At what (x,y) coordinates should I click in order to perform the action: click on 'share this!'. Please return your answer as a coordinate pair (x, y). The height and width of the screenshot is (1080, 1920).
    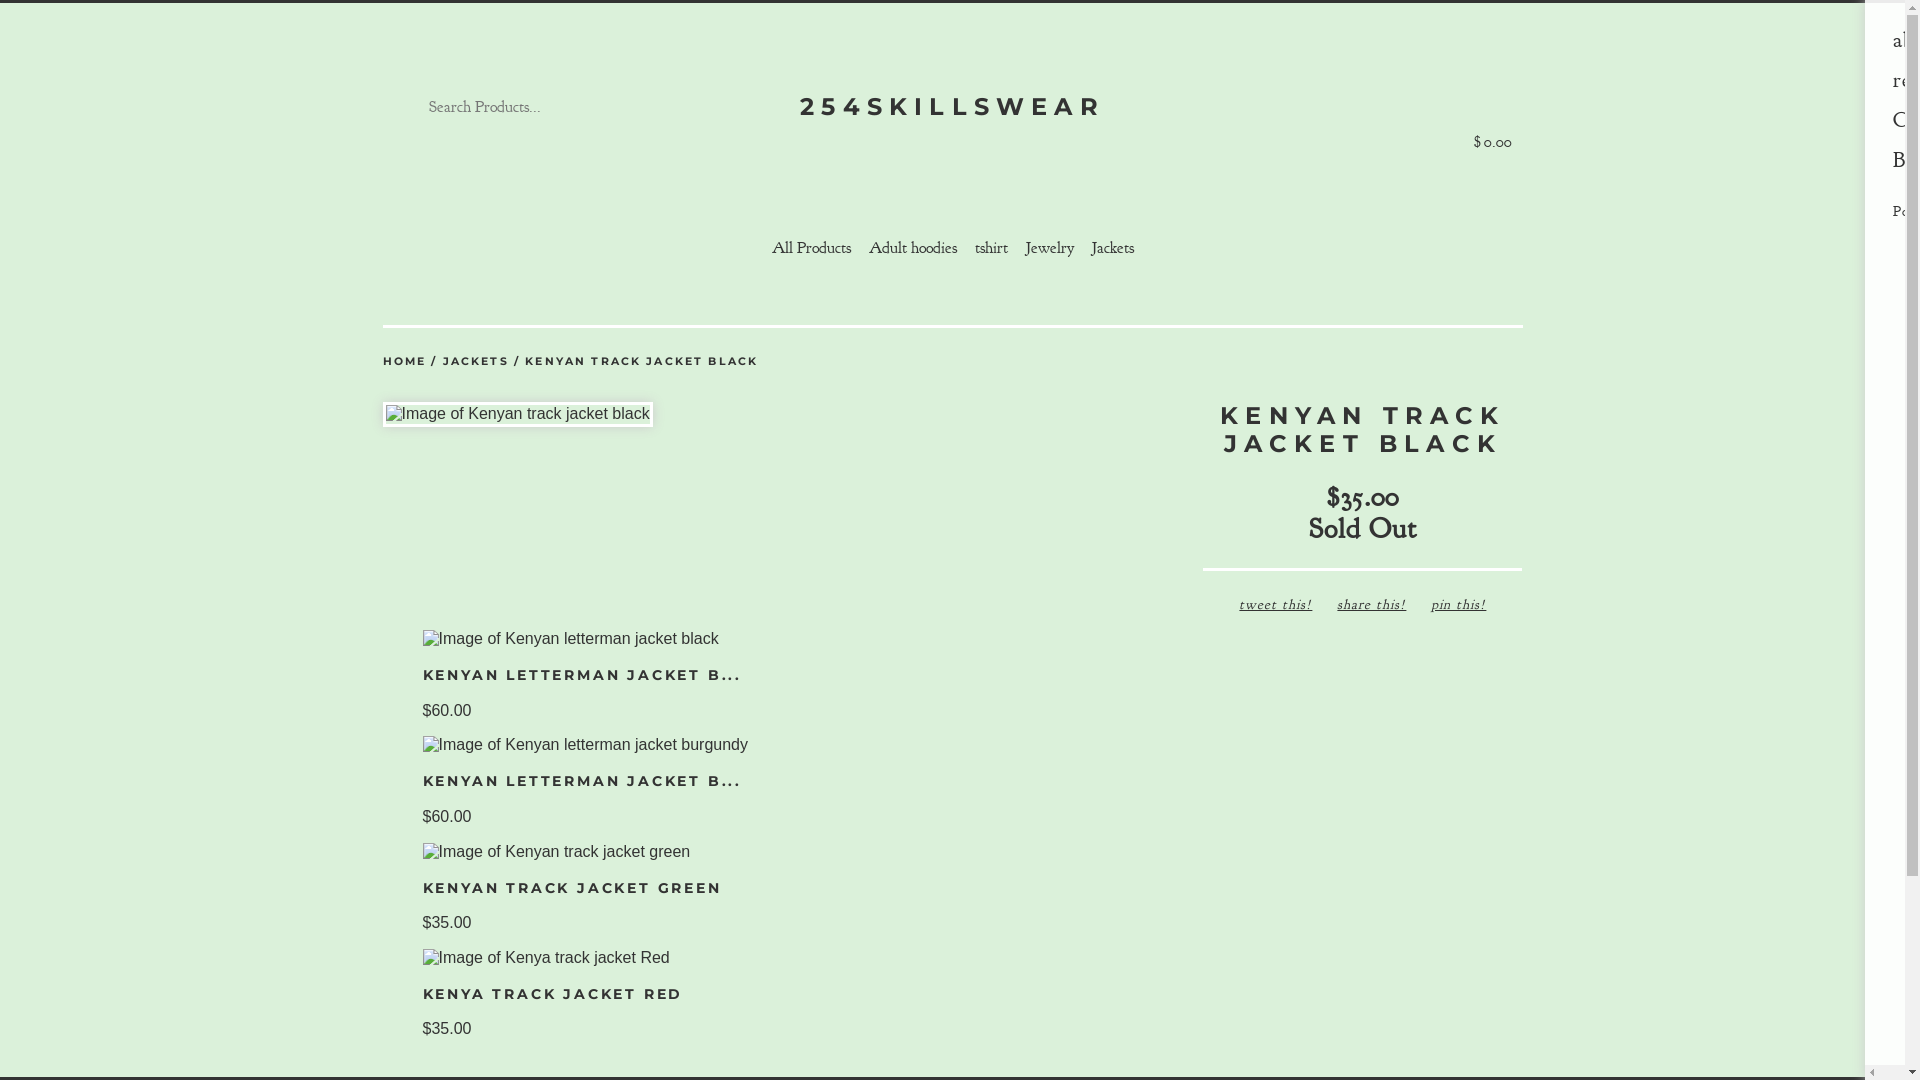
    Looking at the image, I should click on (1370, 603).